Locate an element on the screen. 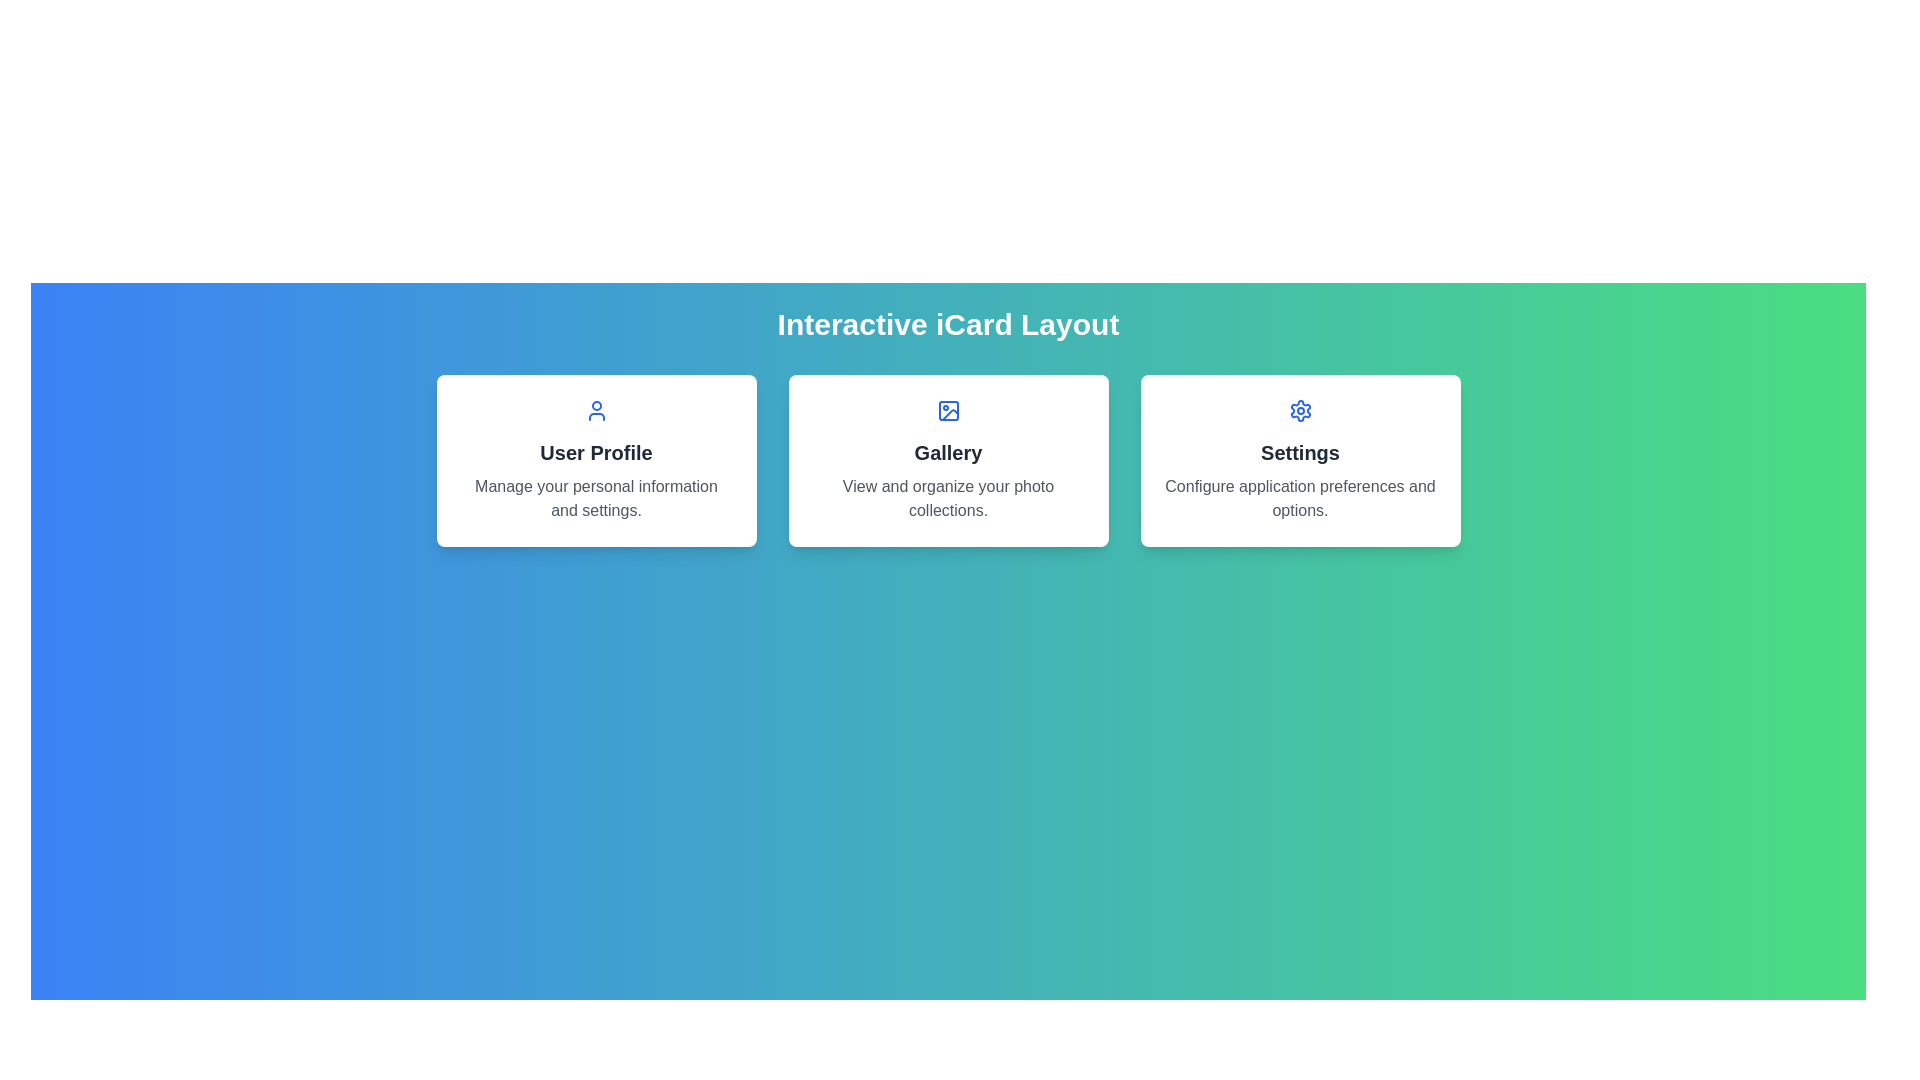  the settings icon located at the center of the 'Settings' card, positioned above the title and description texts is located at coordinates (1300, 410).